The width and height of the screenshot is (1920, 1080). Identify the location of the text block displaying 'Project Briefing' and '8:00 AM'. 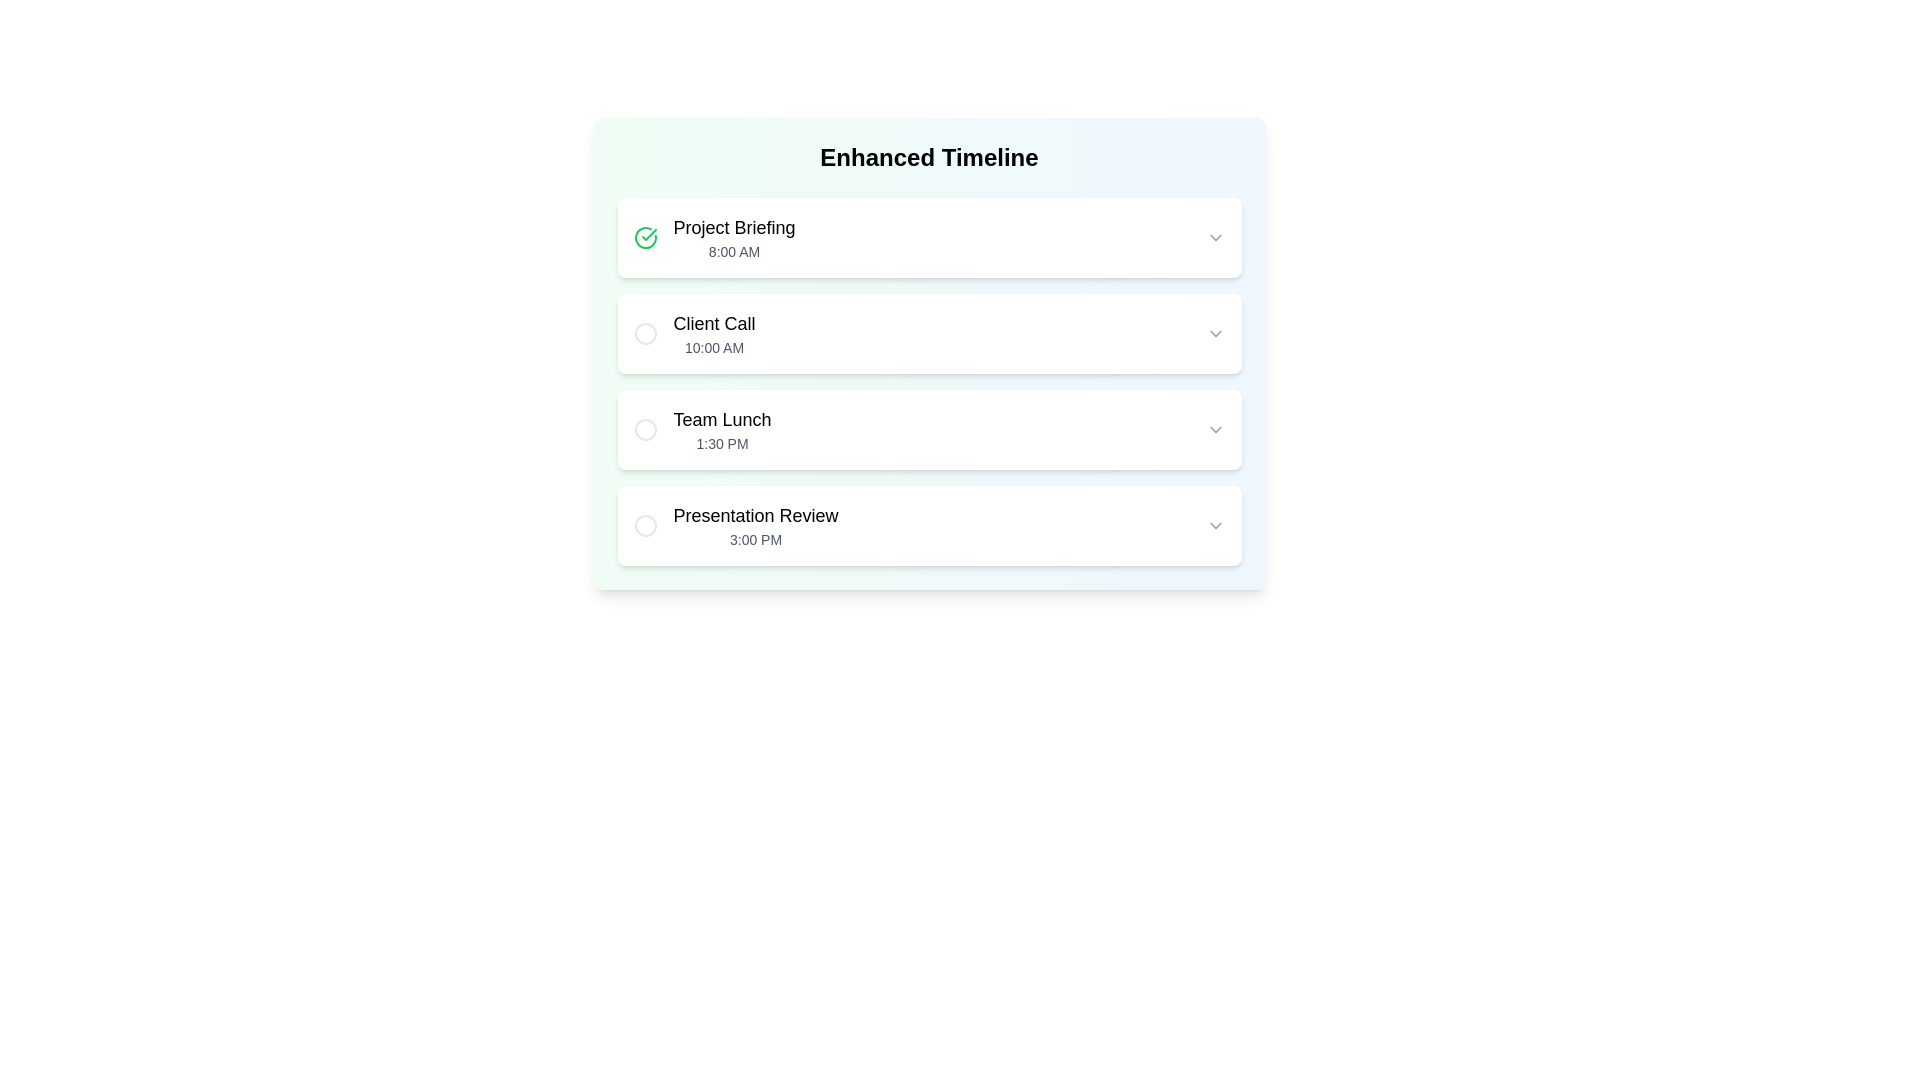
(733, 237).